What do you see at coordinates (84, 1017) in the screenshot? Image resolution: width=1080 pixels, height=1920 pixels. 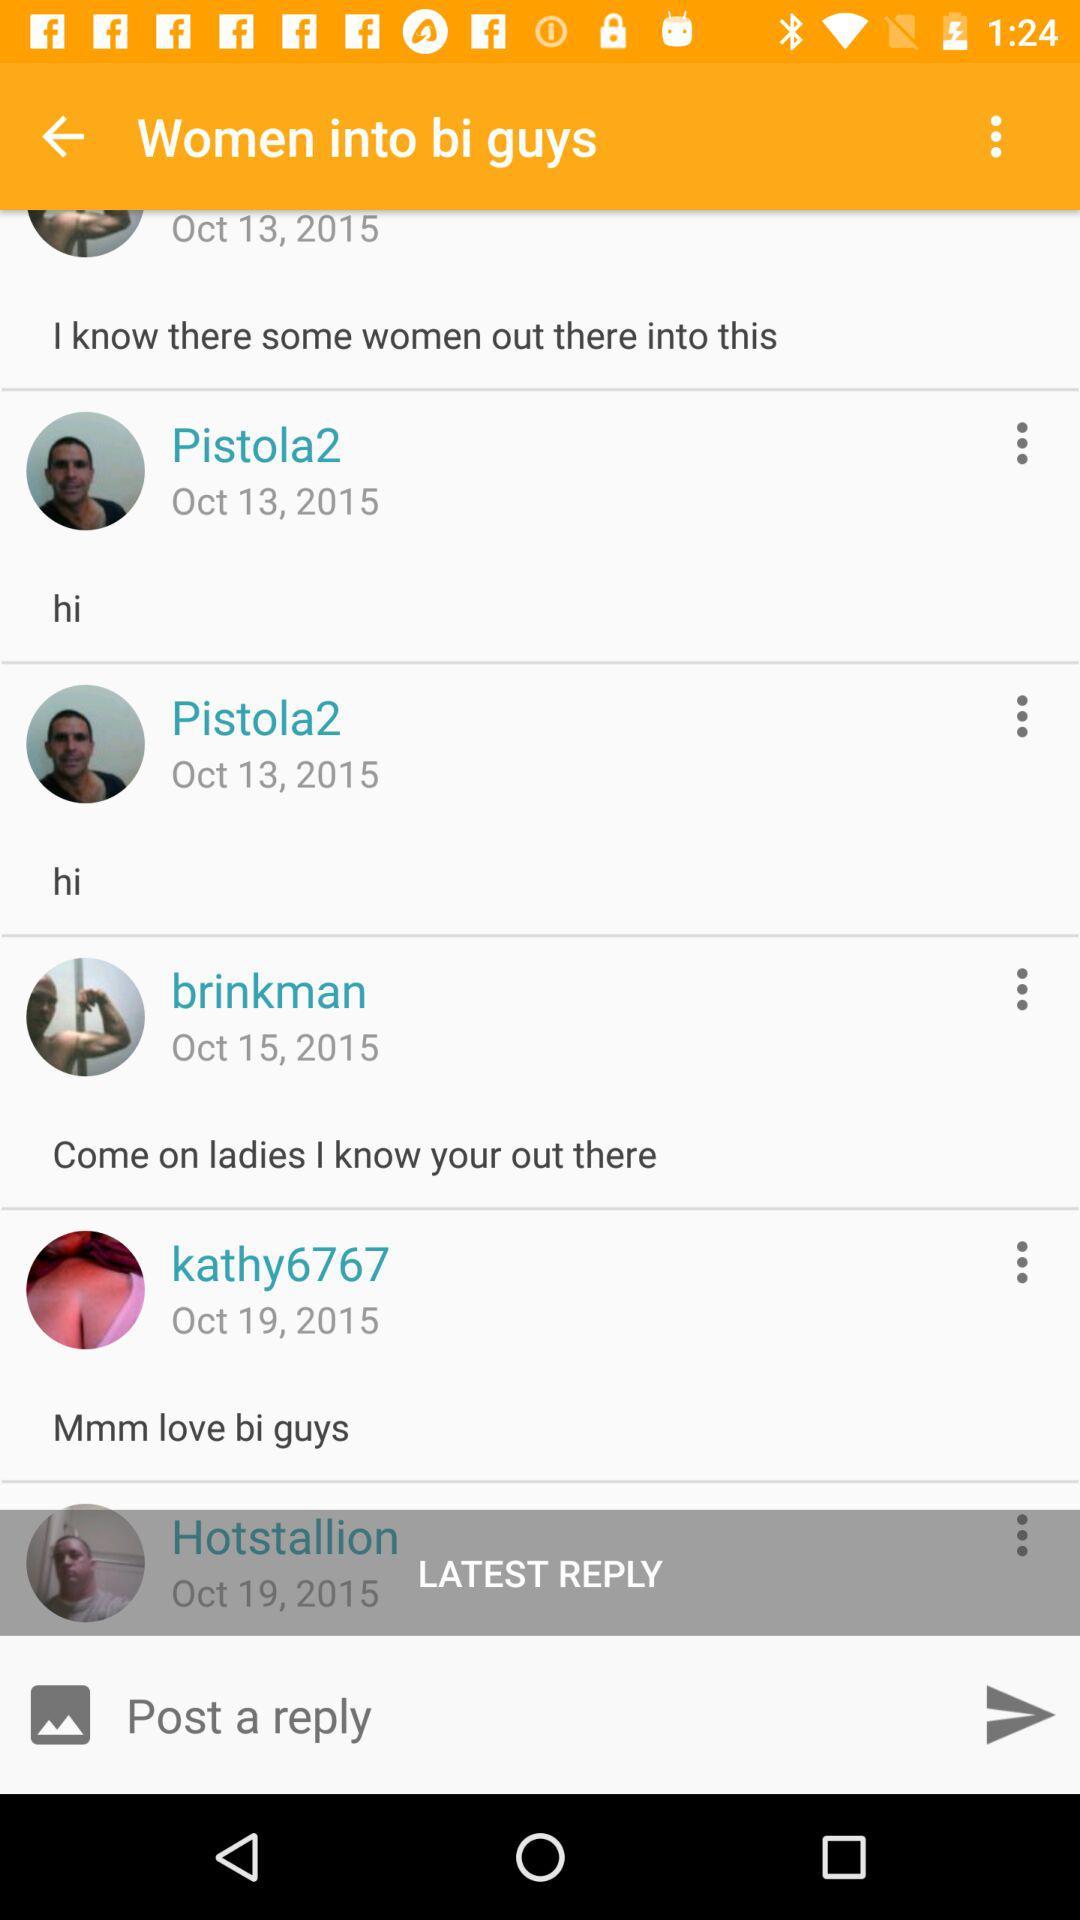 I see `link to user profile` at bounding box center [84, 1017].